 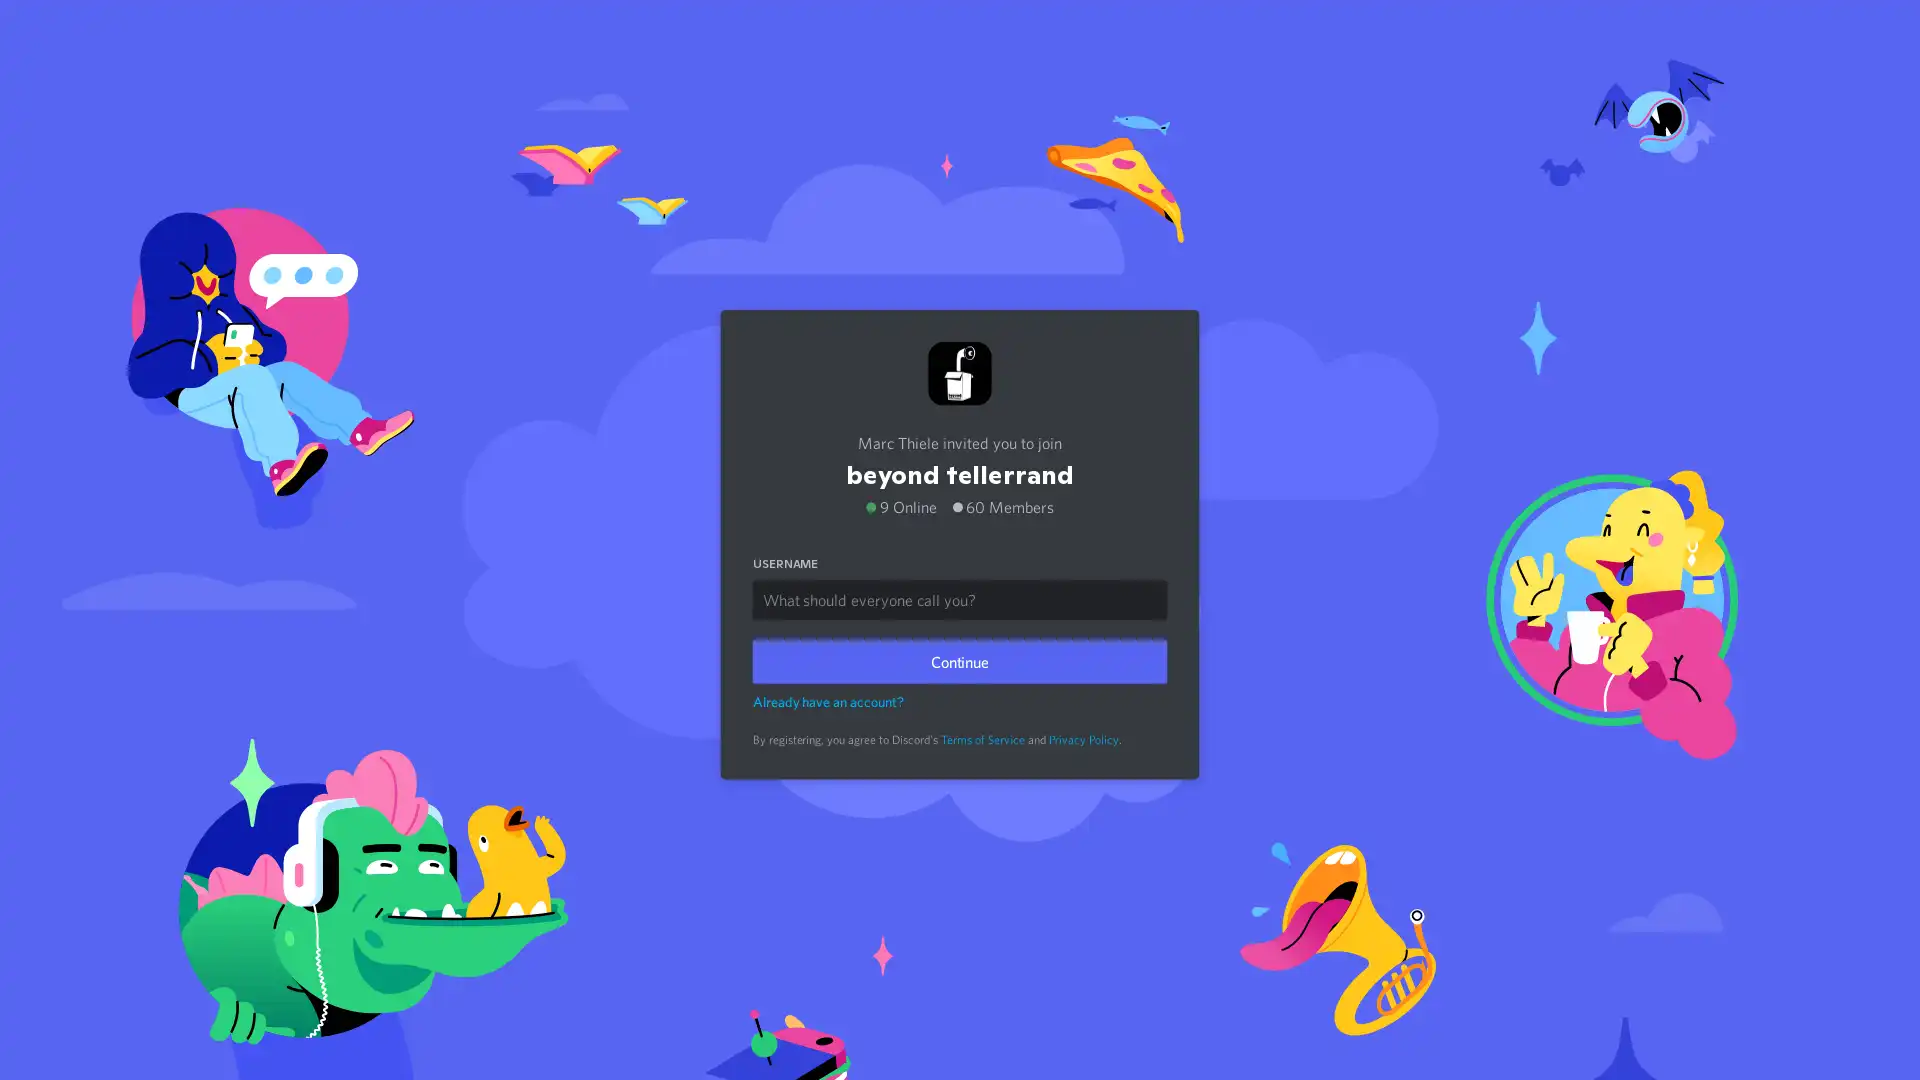 What do you see at coordinates (960, 656) in the screenshot?
I see `Continue` at bounding box center [960, 656].